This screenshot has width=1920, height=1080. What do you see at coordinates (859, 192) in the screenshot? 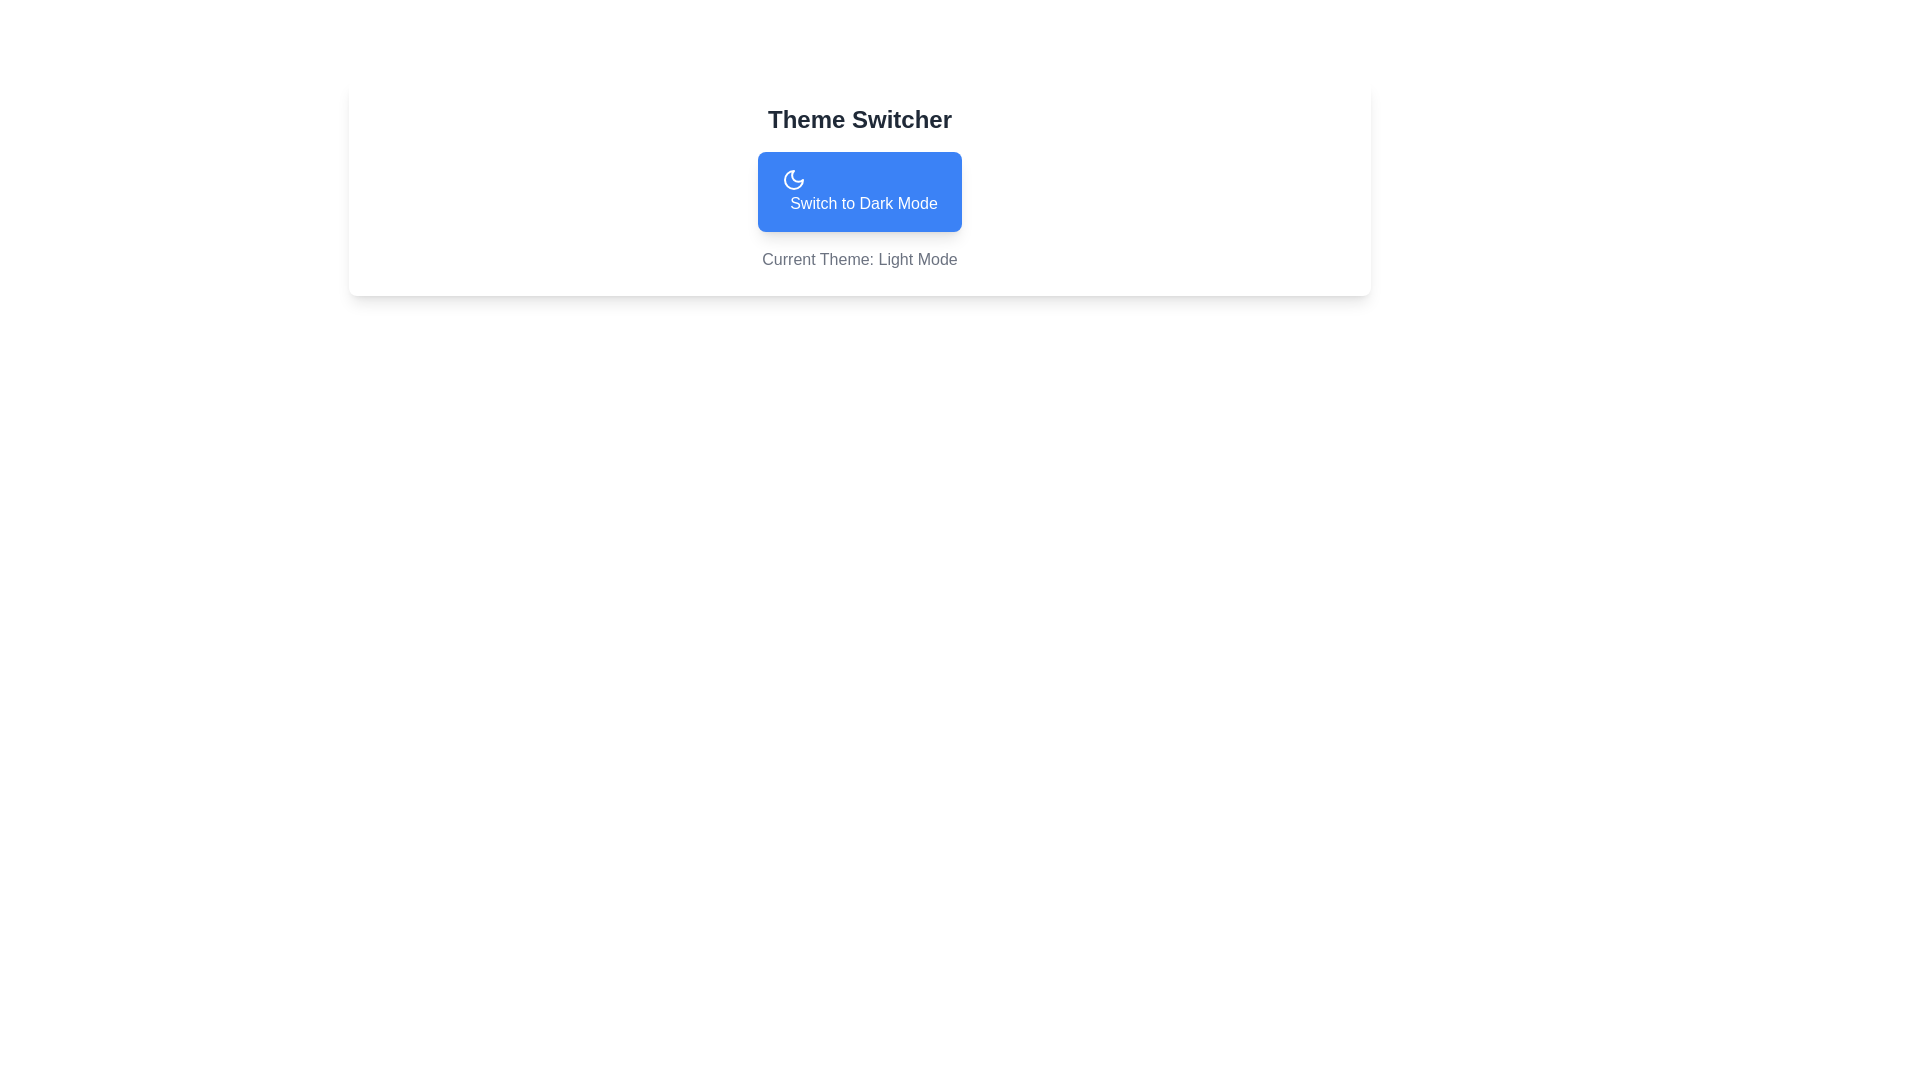
I see `the 'Switch to Dark Mode' button to toggle the theme` at bounding box center [859, 192].